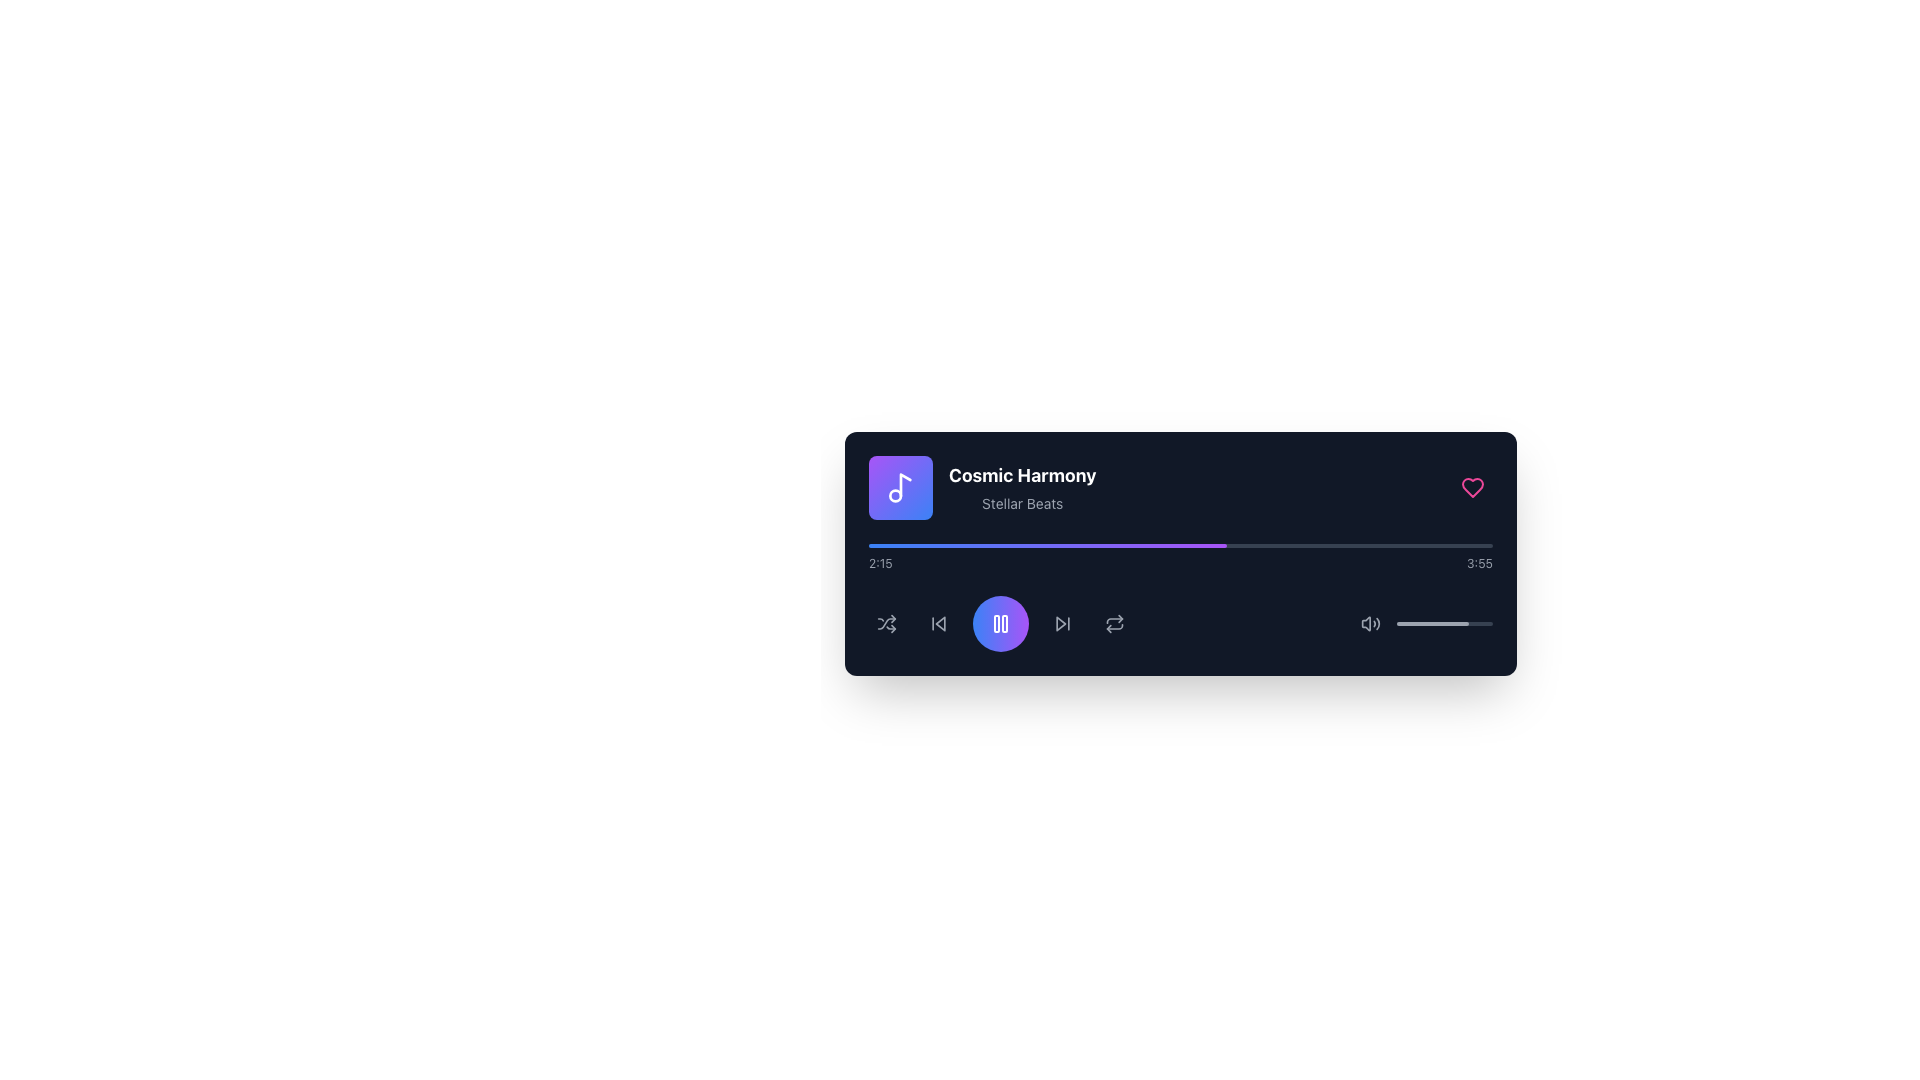 This screenshot has width=1920, height=1080. I want to click on playback time, so click(871, 546).